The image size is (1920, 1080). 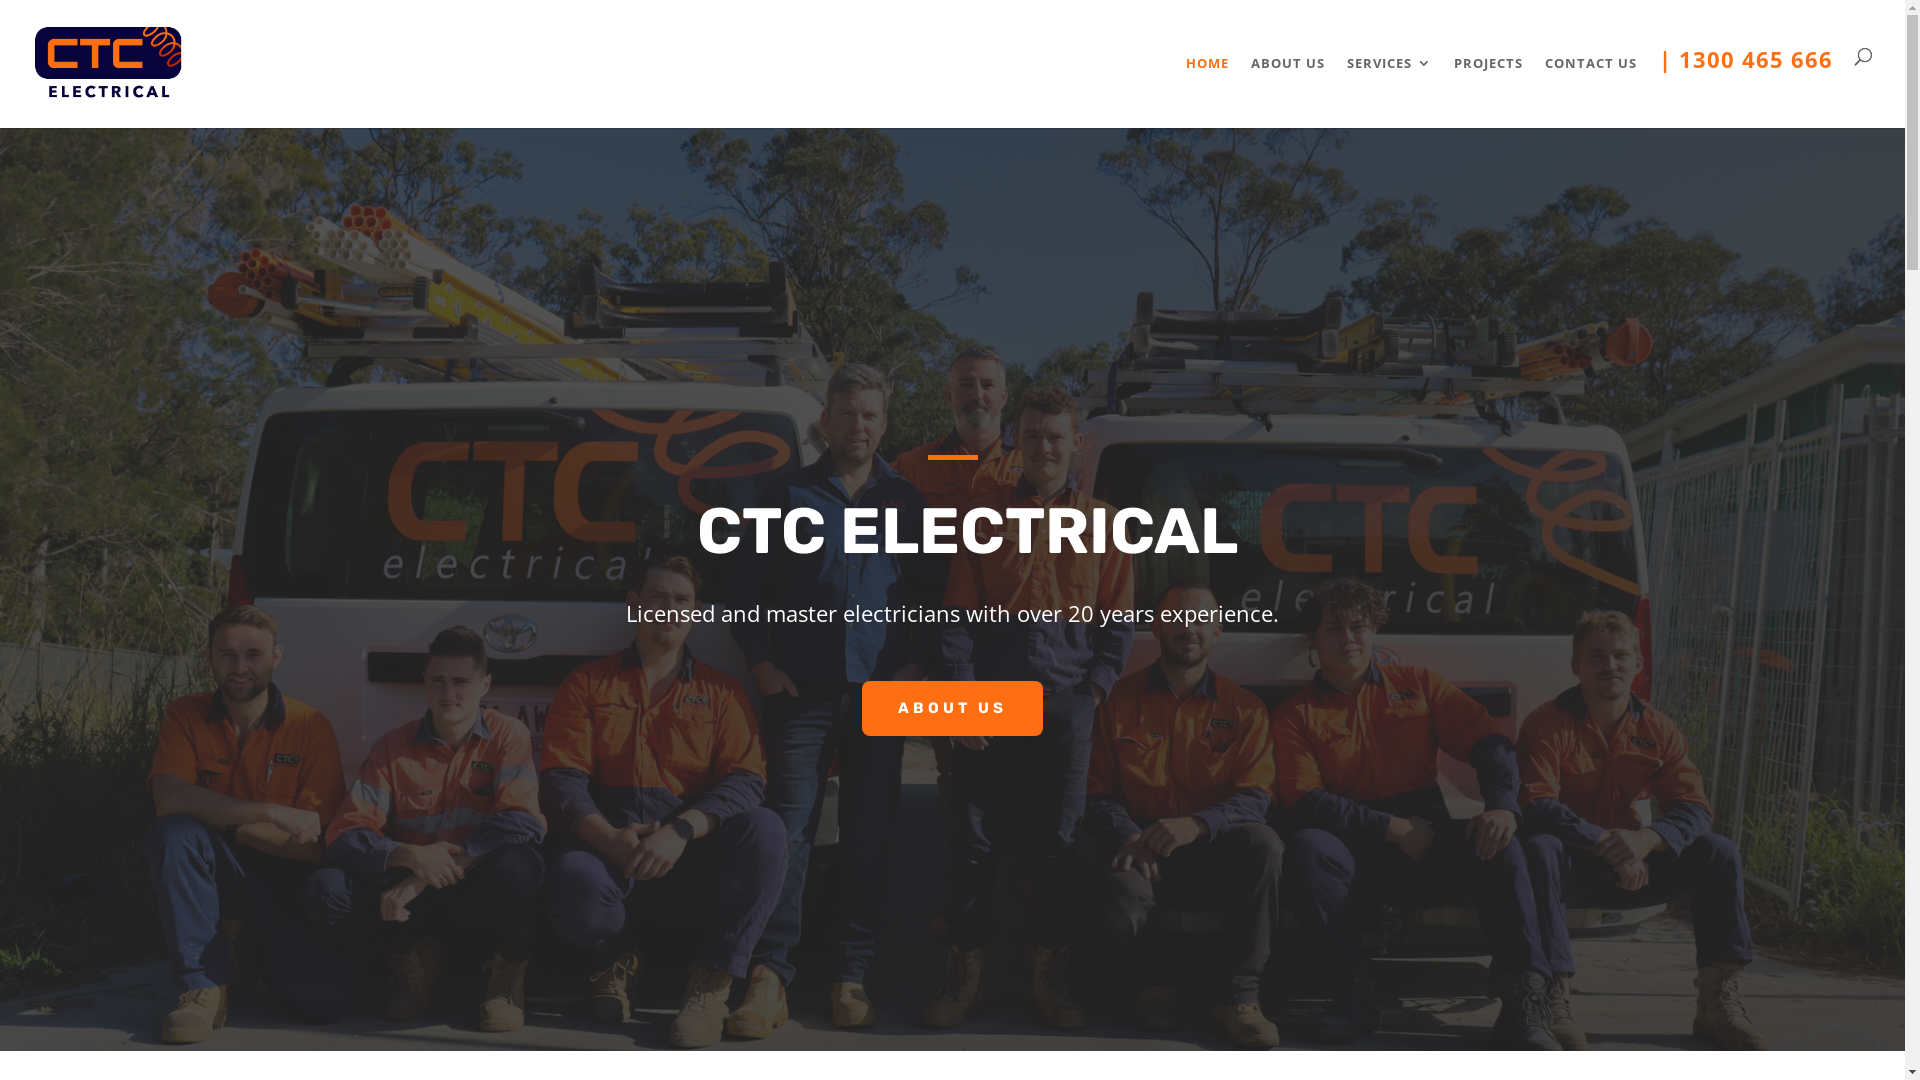 I want to click on 'CONTACT US', so click(x=1589, y=86).